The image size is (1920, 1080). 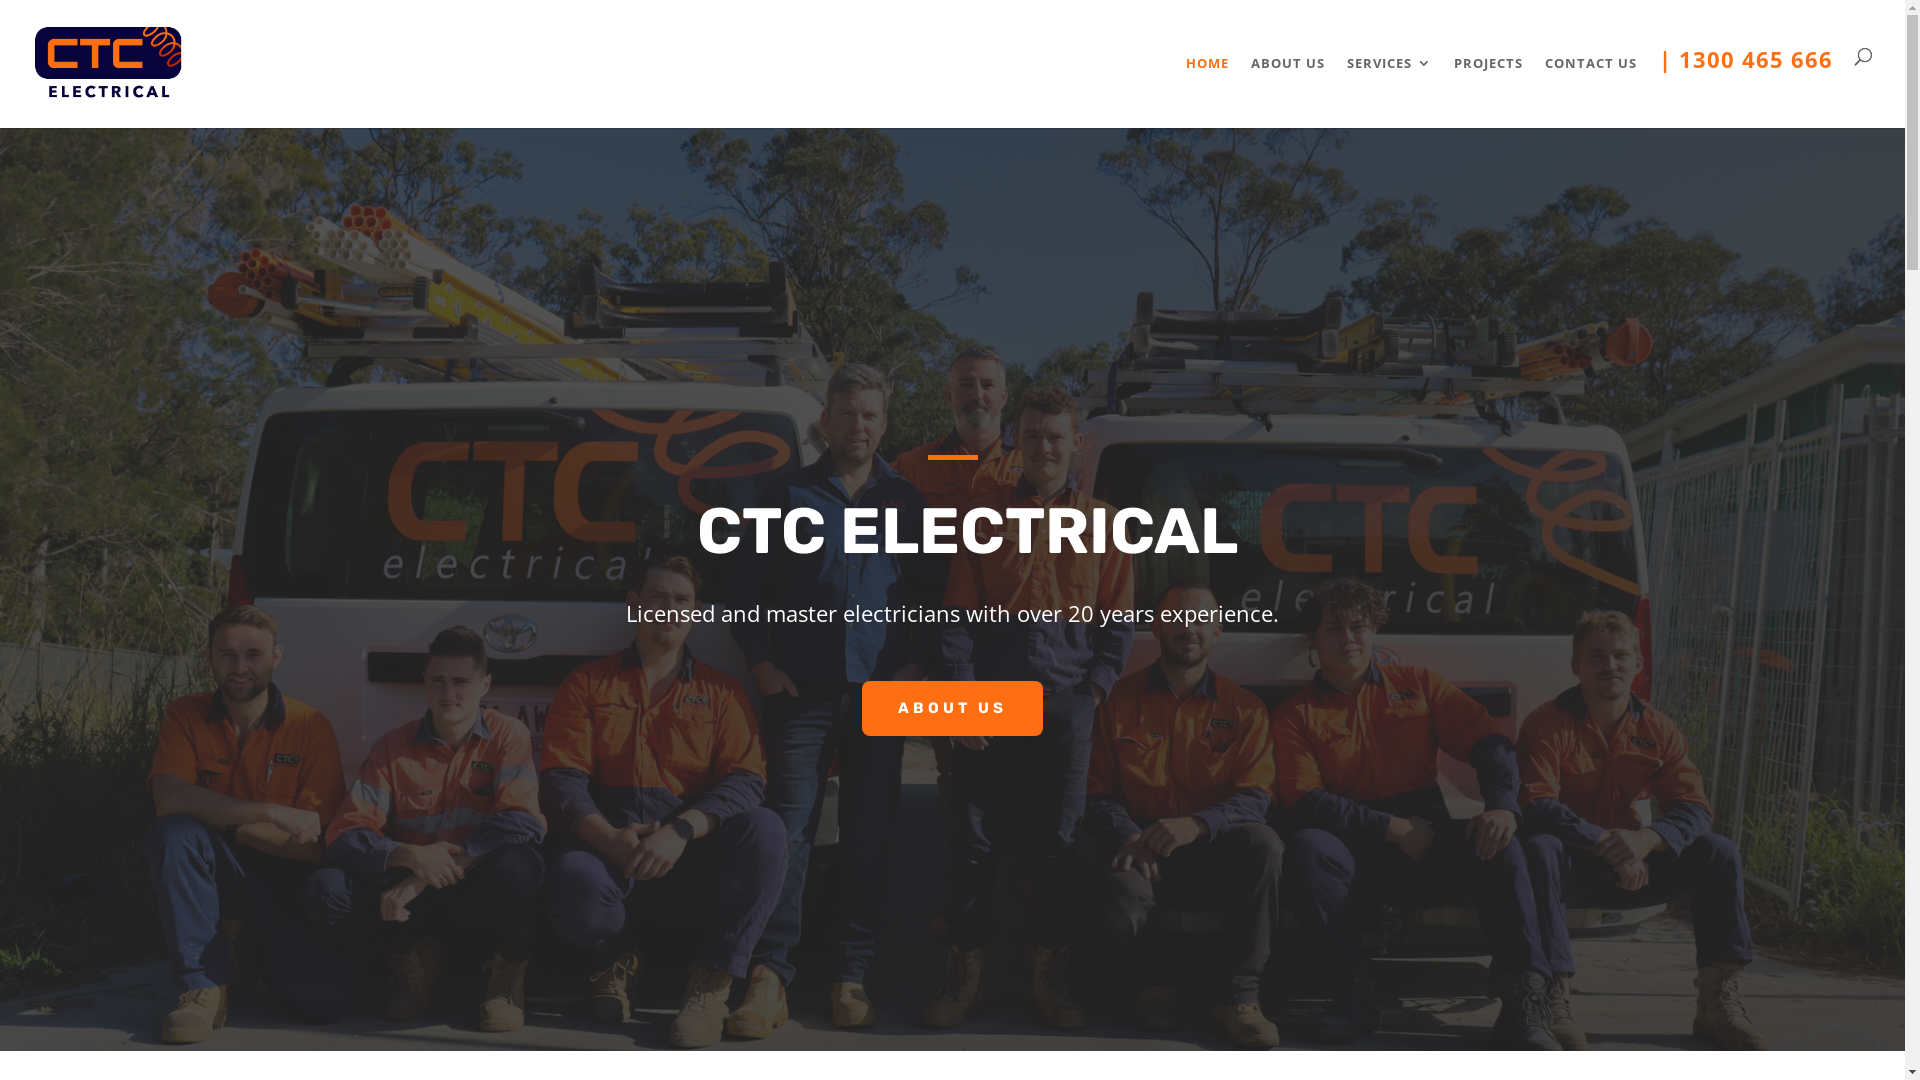 I want to click on 'CONTACT US', so click(x=1589, y=86).